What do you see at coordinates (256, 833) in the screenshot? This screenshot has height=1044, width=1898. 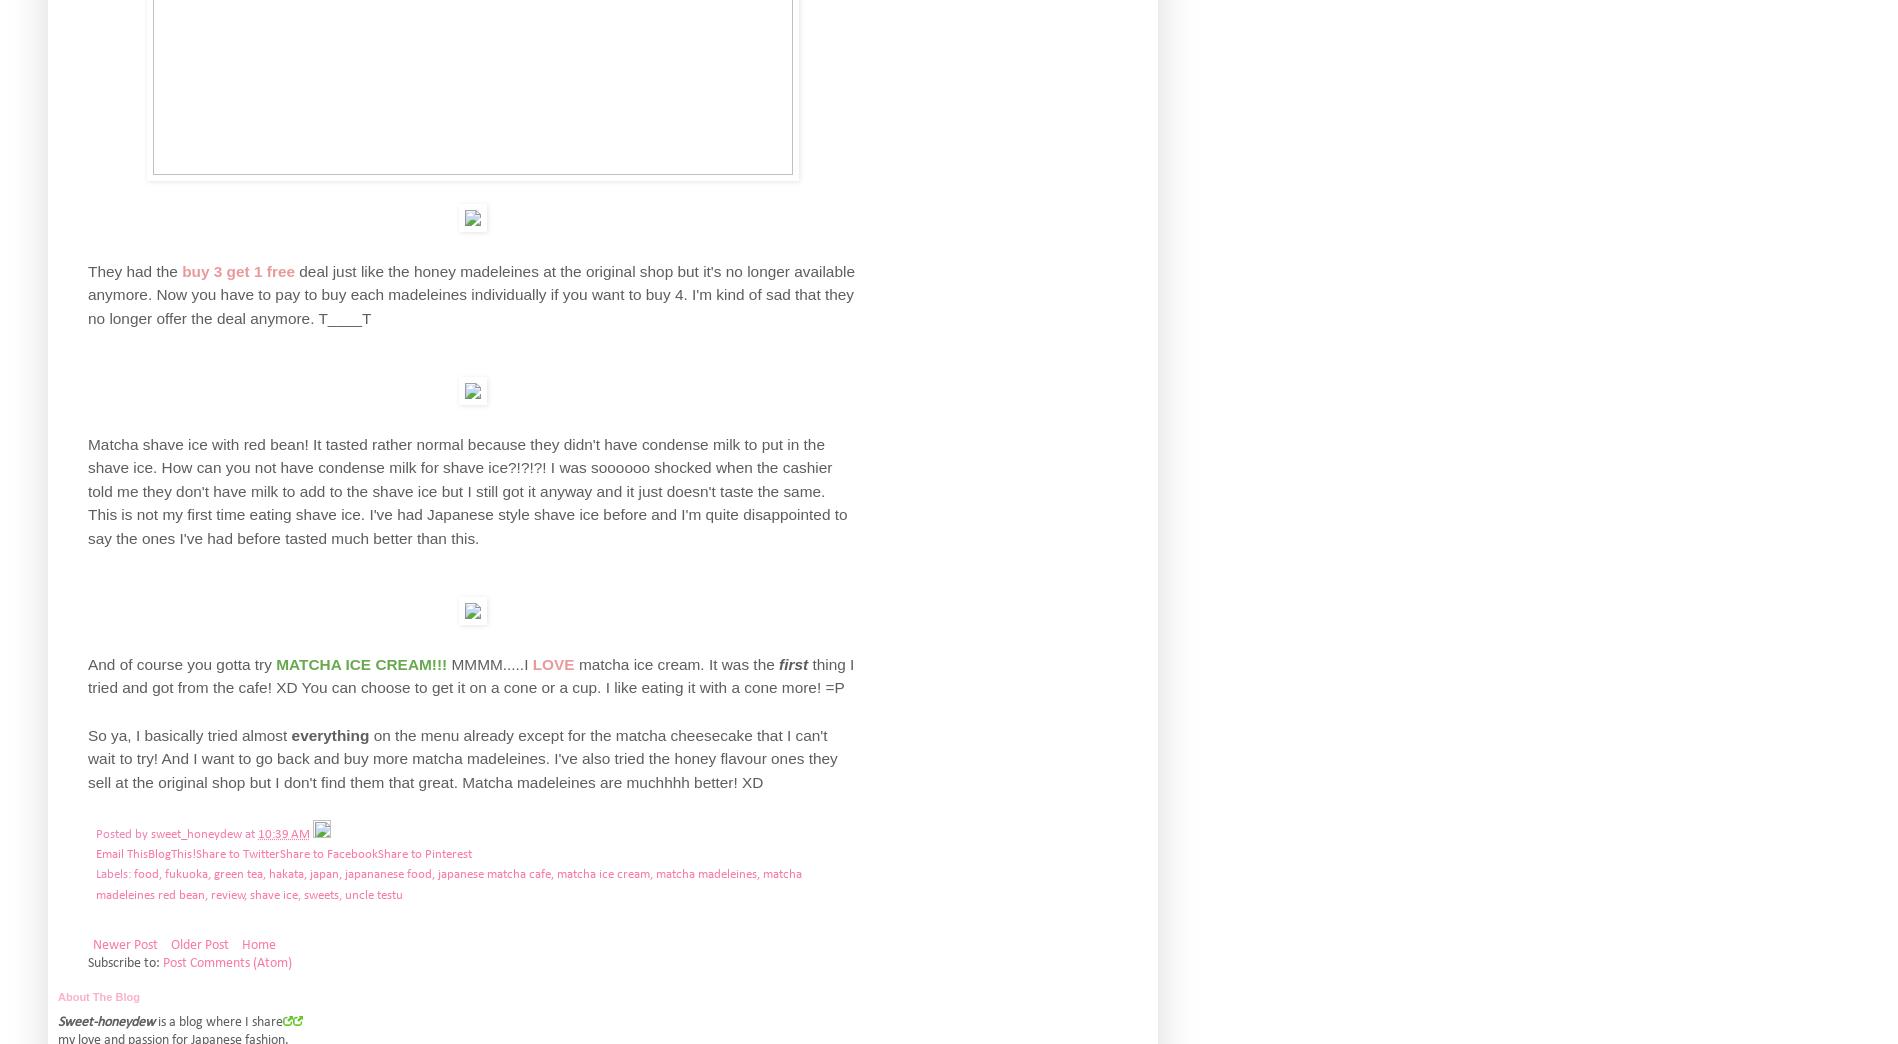 I see `'10:39 AM'` at bounding box center [256, 833].